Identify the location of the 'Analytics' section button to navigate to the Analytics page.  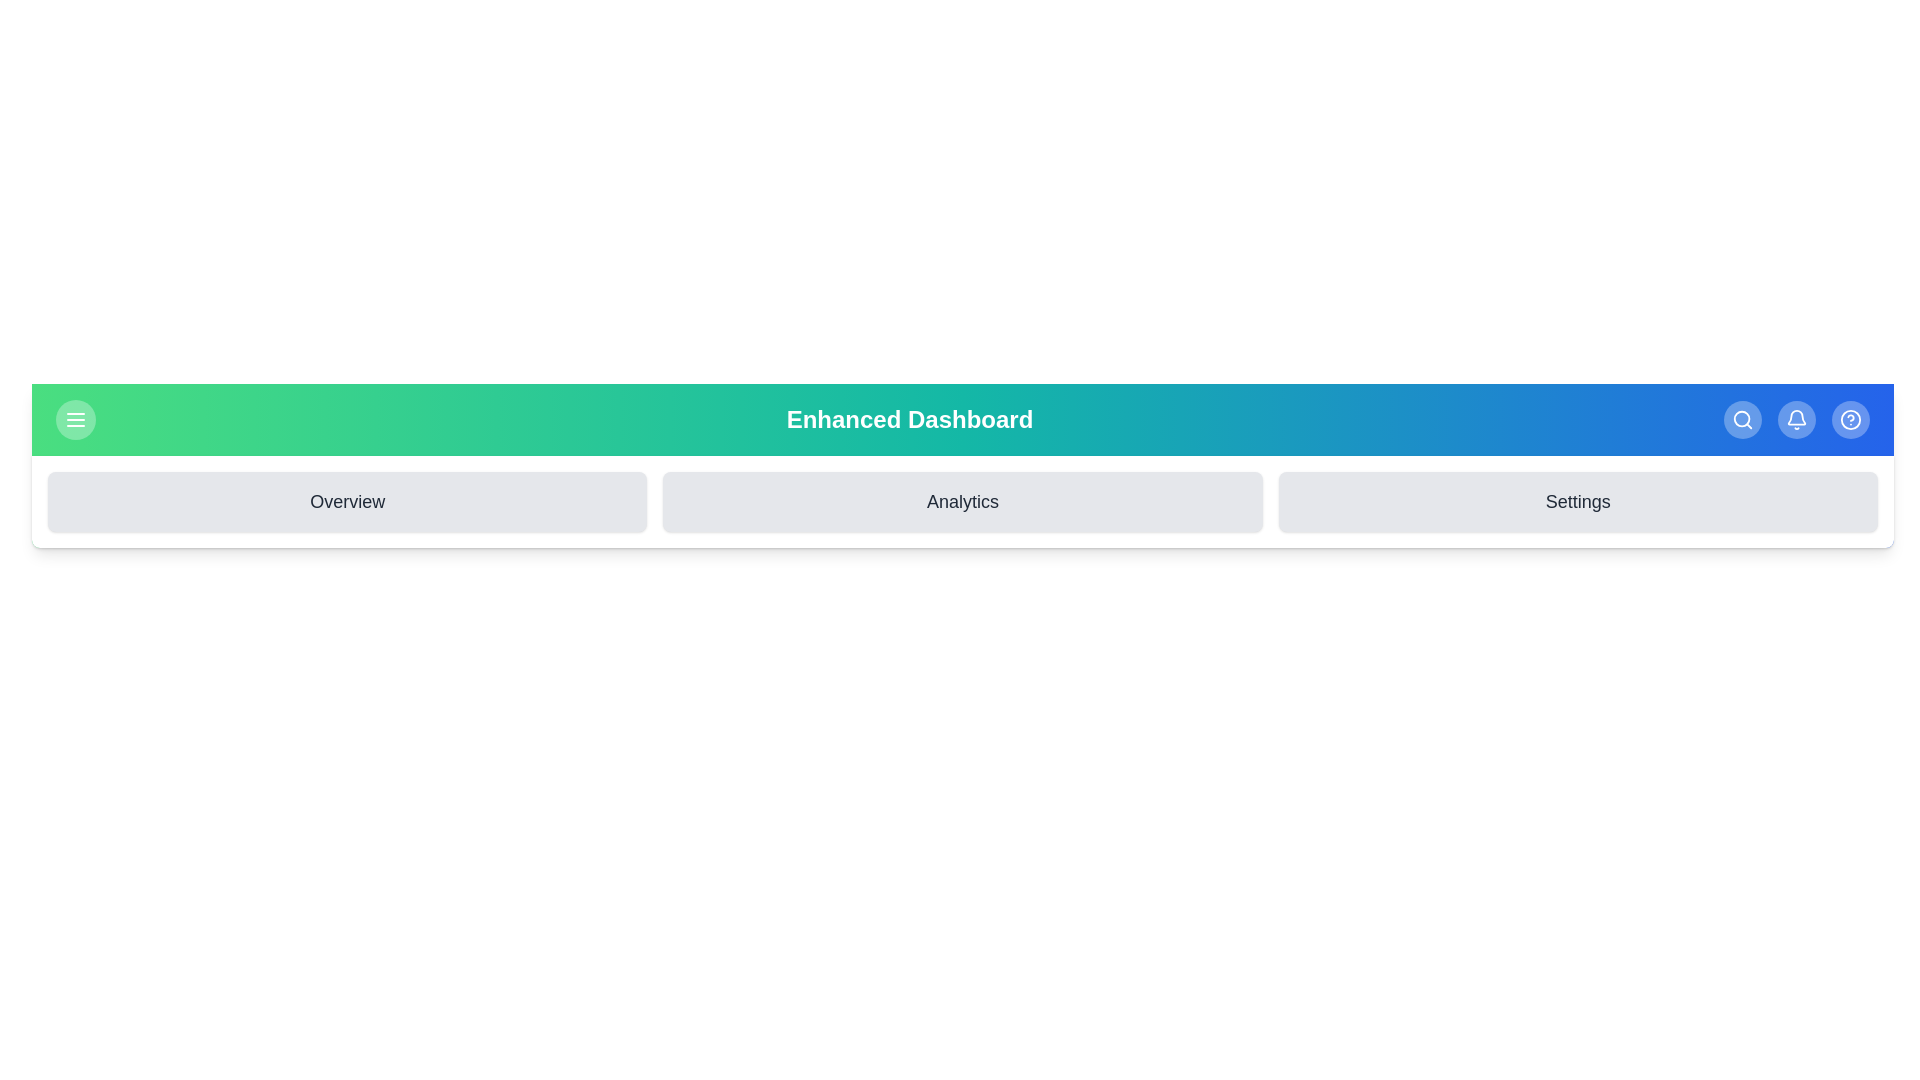
(961, 500).